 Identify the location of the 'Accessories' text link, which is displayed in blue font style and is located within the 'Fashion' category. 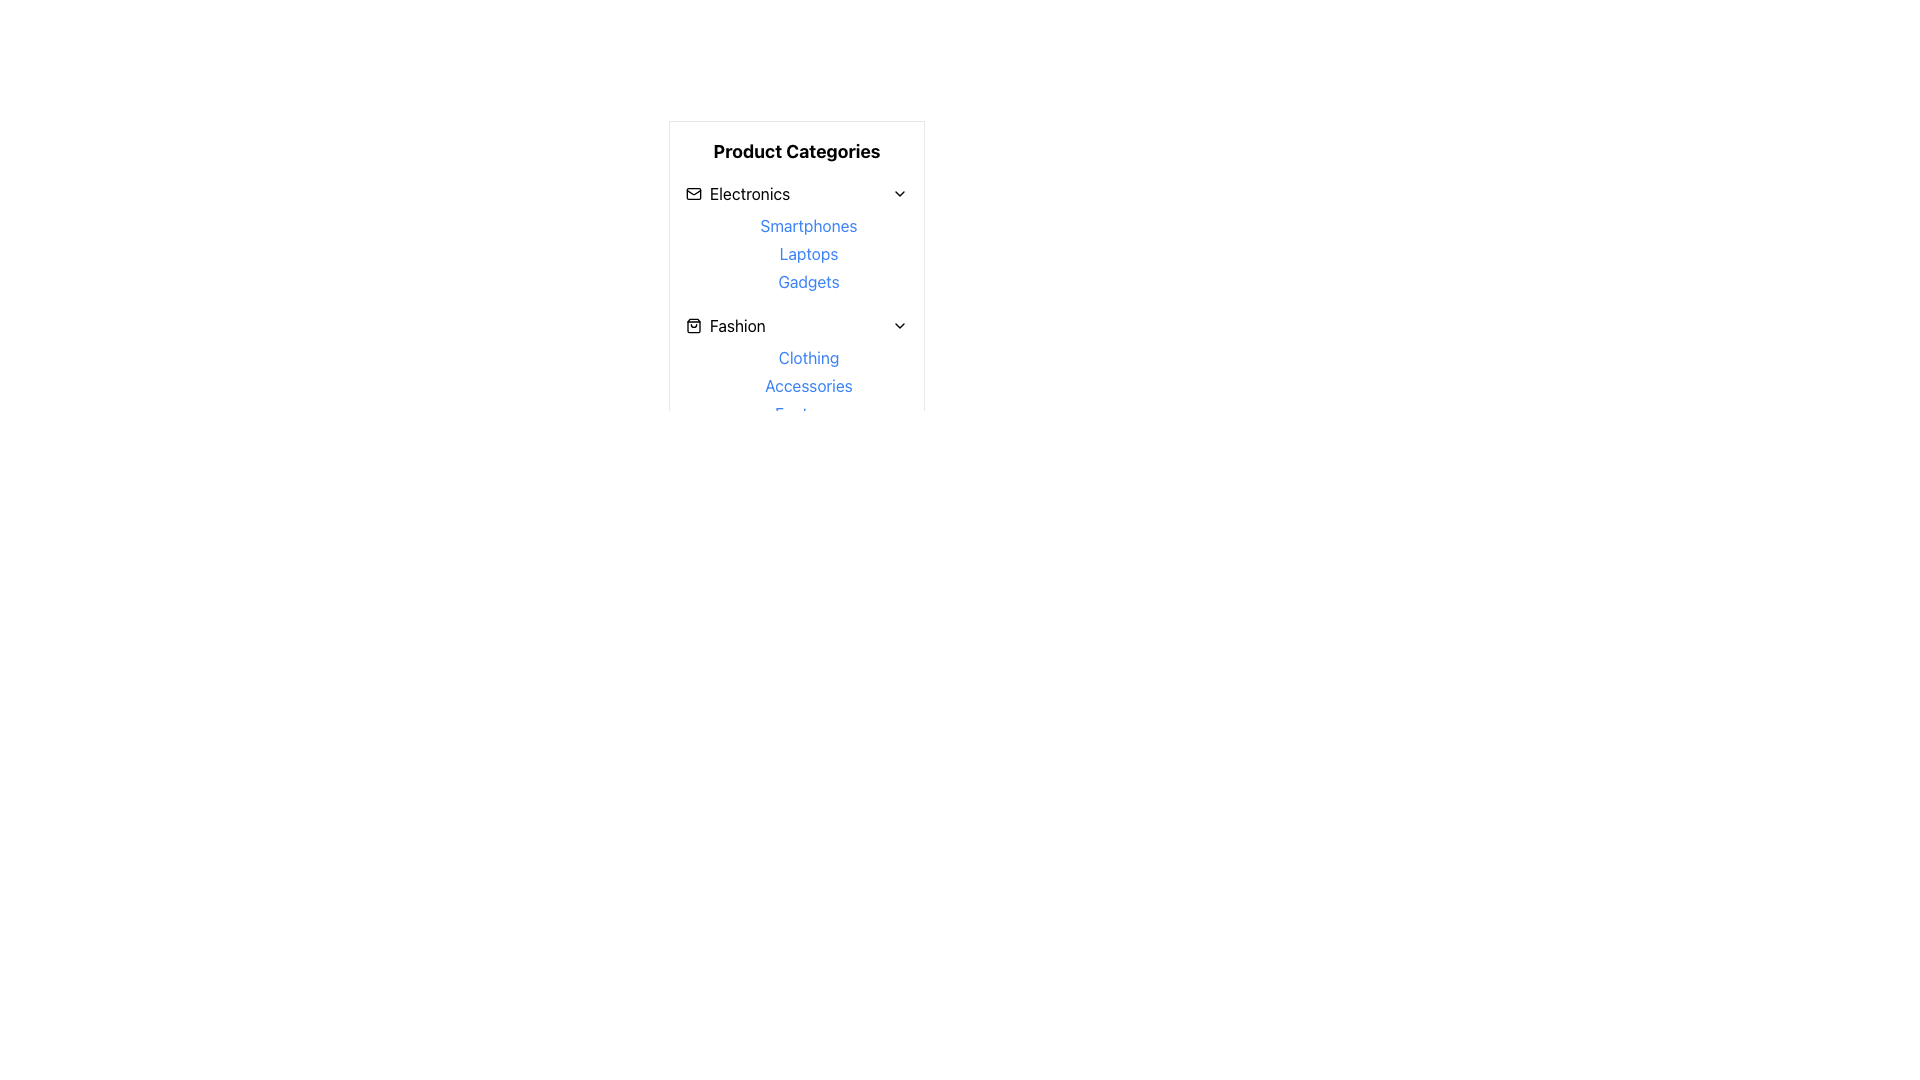
(809, 385).